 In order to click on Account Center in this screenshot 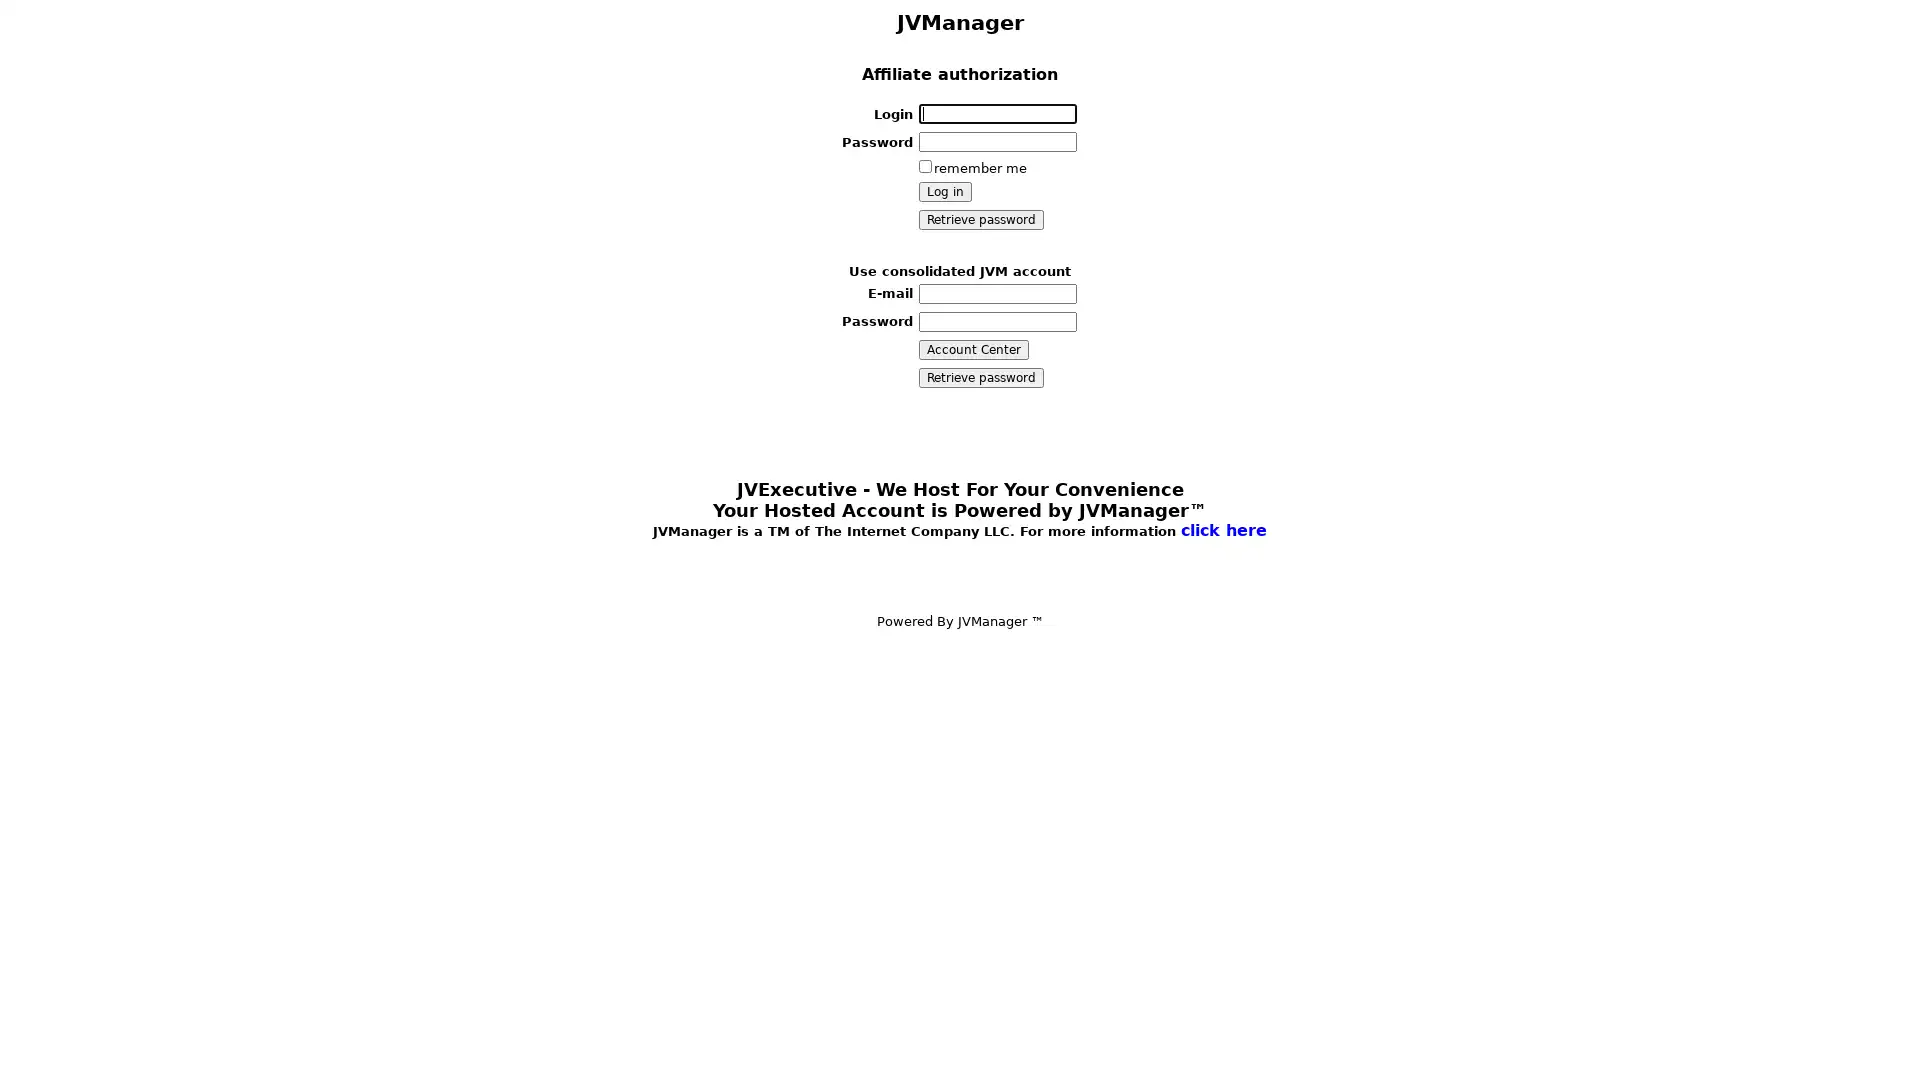, I will do `click(973, 347)`.